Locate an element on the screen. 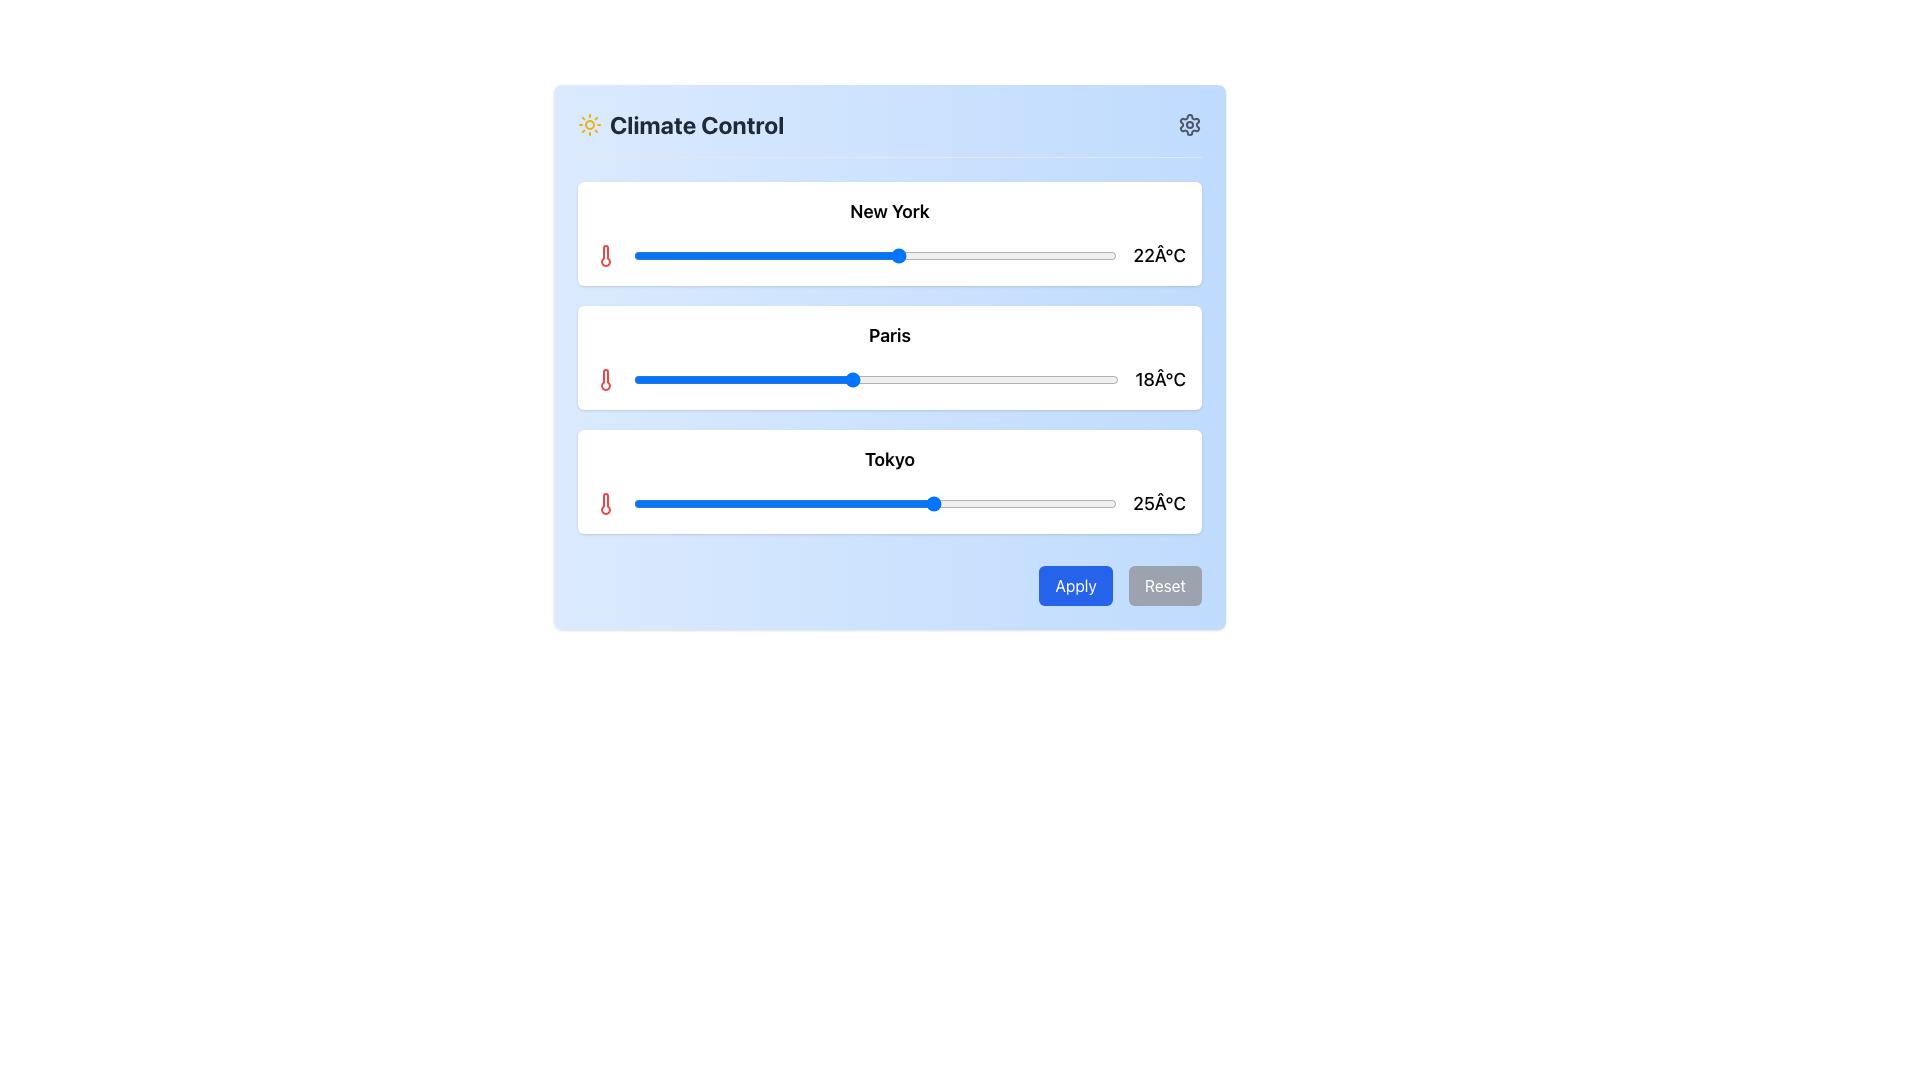  the Tokyo temperature is located at coordinates (839, 503).